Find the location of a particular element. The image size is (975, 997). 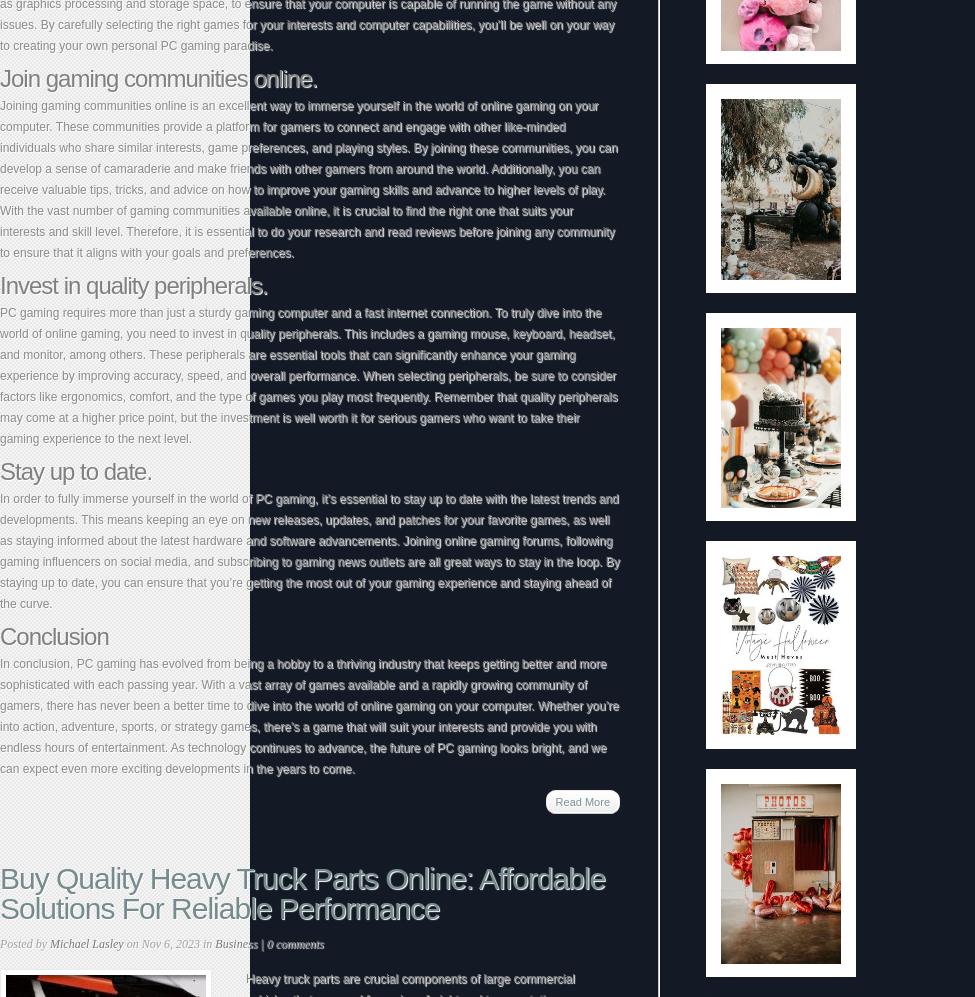

'PC gaming requires more than just a sturdy gaming computer and a fast internet connection. To truly dive into the world of online gaming, you need to invest in quality peripherals. This includes a gaming mouse, keyboard, headset, and monitor, among others. These peripherals are essential tools that can significantly enhance your gaming experience by improving accuracy, speed, and overall performance. When selecting peripherals, be sure to consider factors like ergonomics, comfort, and the type of games you play most frequently. Remember that quality peripherals may come at a higher price point, but the investment is well worth it for serious gamers who want to take their gaming experience to the next level.' is located at coordinates (307, 375).